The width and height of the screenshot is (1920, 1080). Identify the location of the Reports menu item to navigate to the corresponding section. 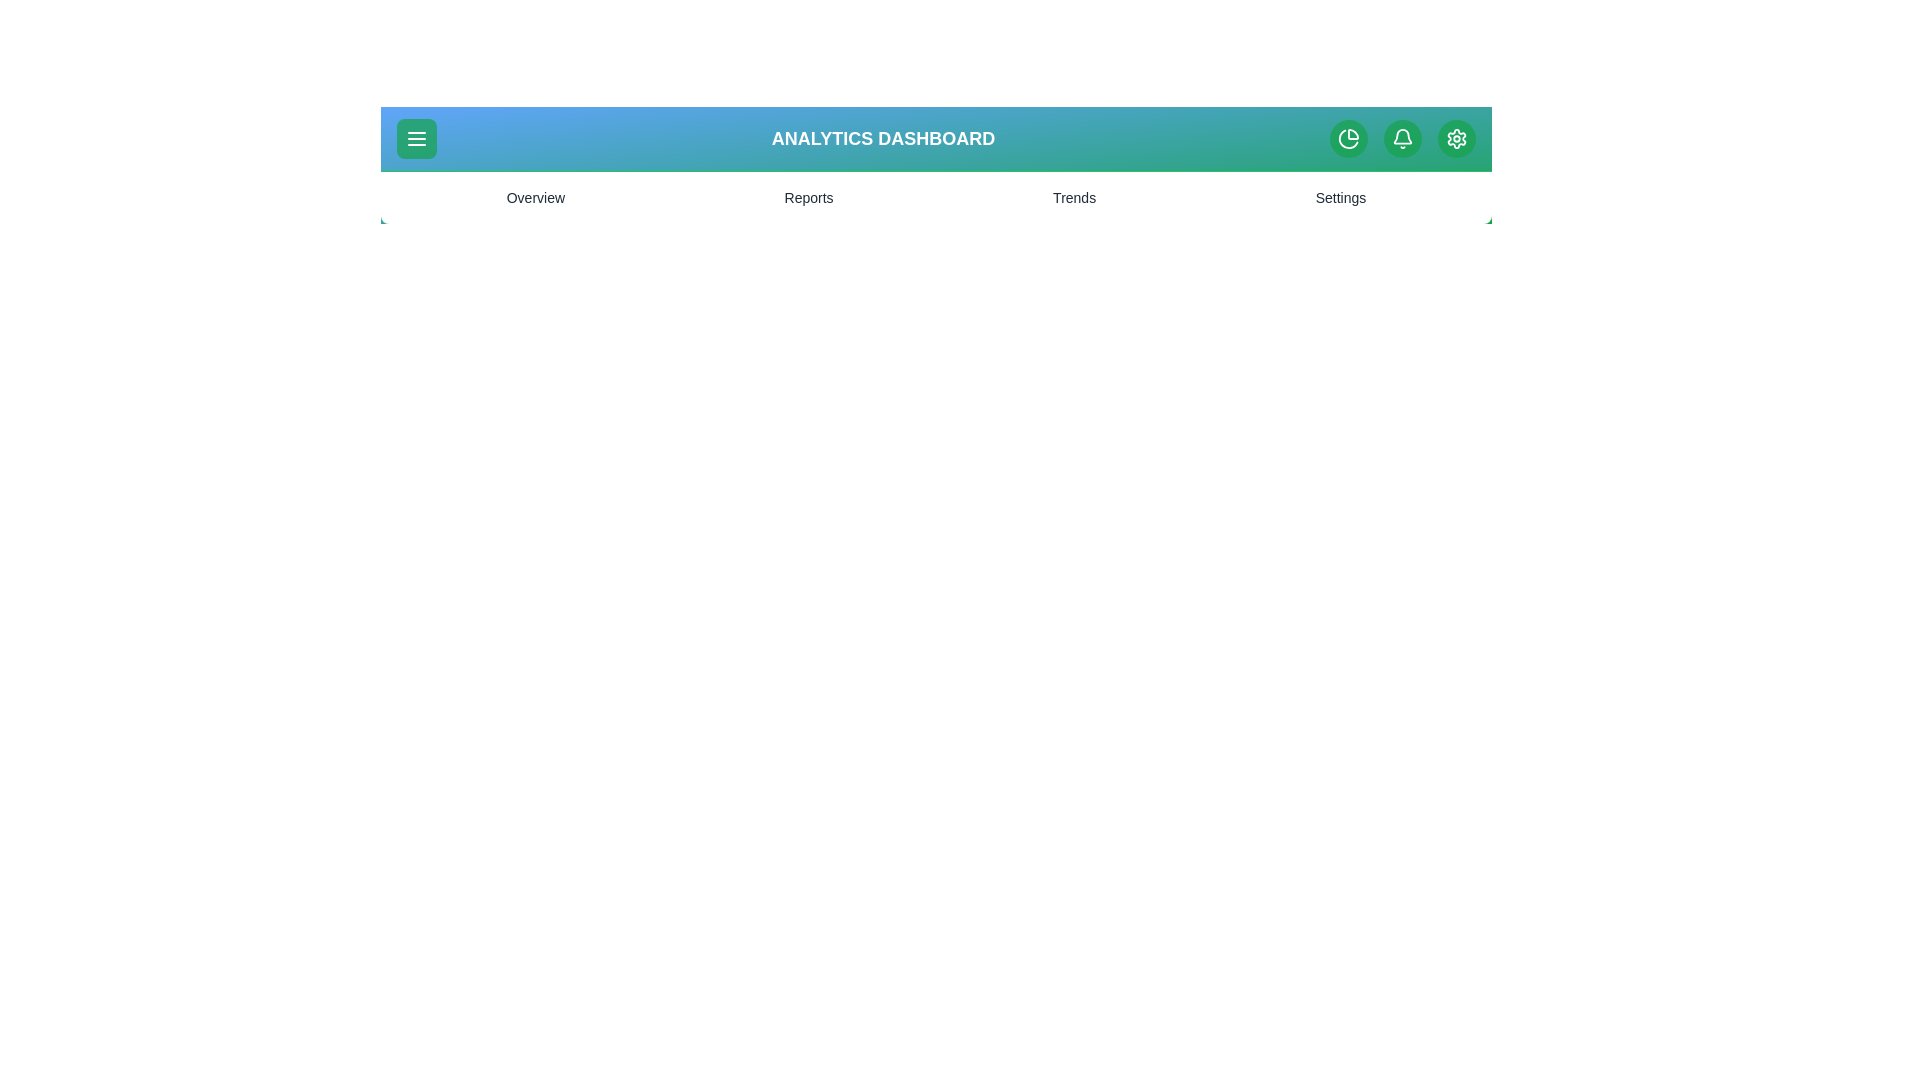
(809, 197).